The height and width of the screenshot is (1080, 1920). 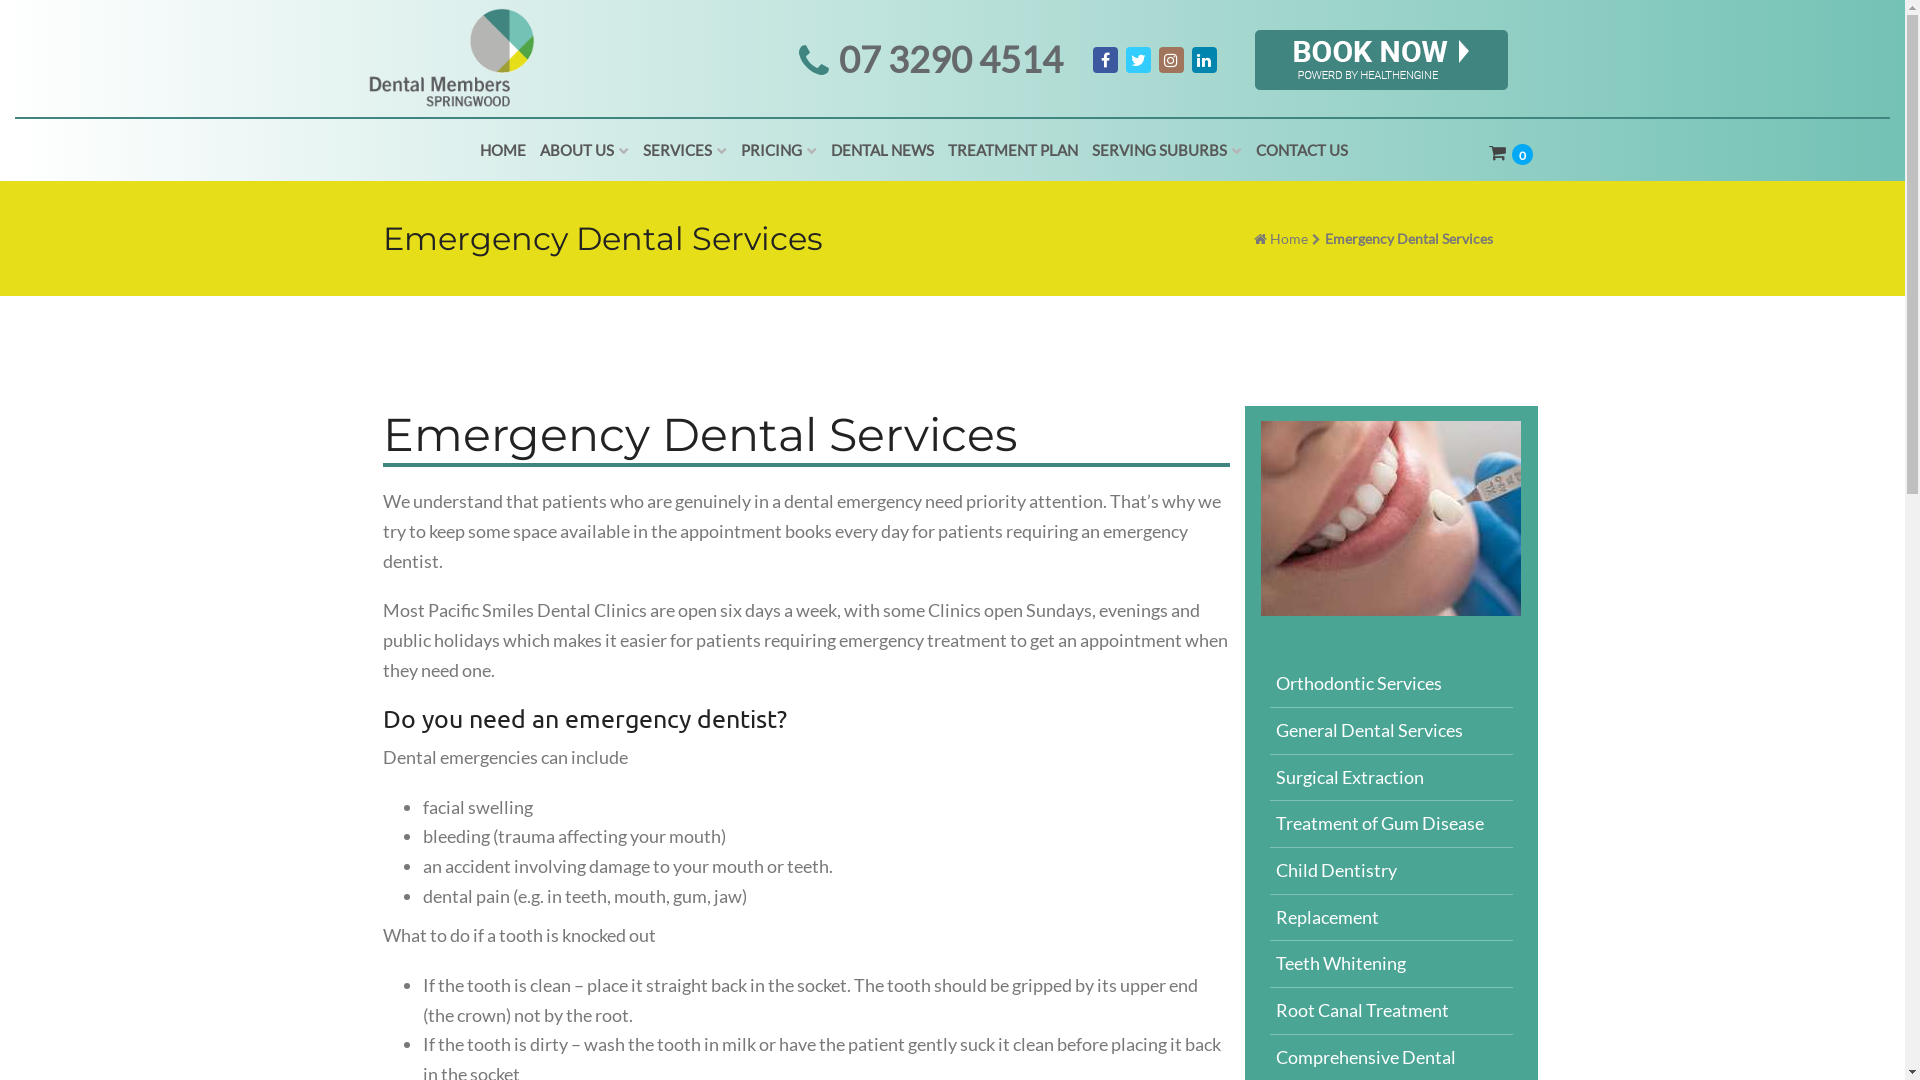 I want to click on 'CONTACT US', so click(x=1248, y=149).